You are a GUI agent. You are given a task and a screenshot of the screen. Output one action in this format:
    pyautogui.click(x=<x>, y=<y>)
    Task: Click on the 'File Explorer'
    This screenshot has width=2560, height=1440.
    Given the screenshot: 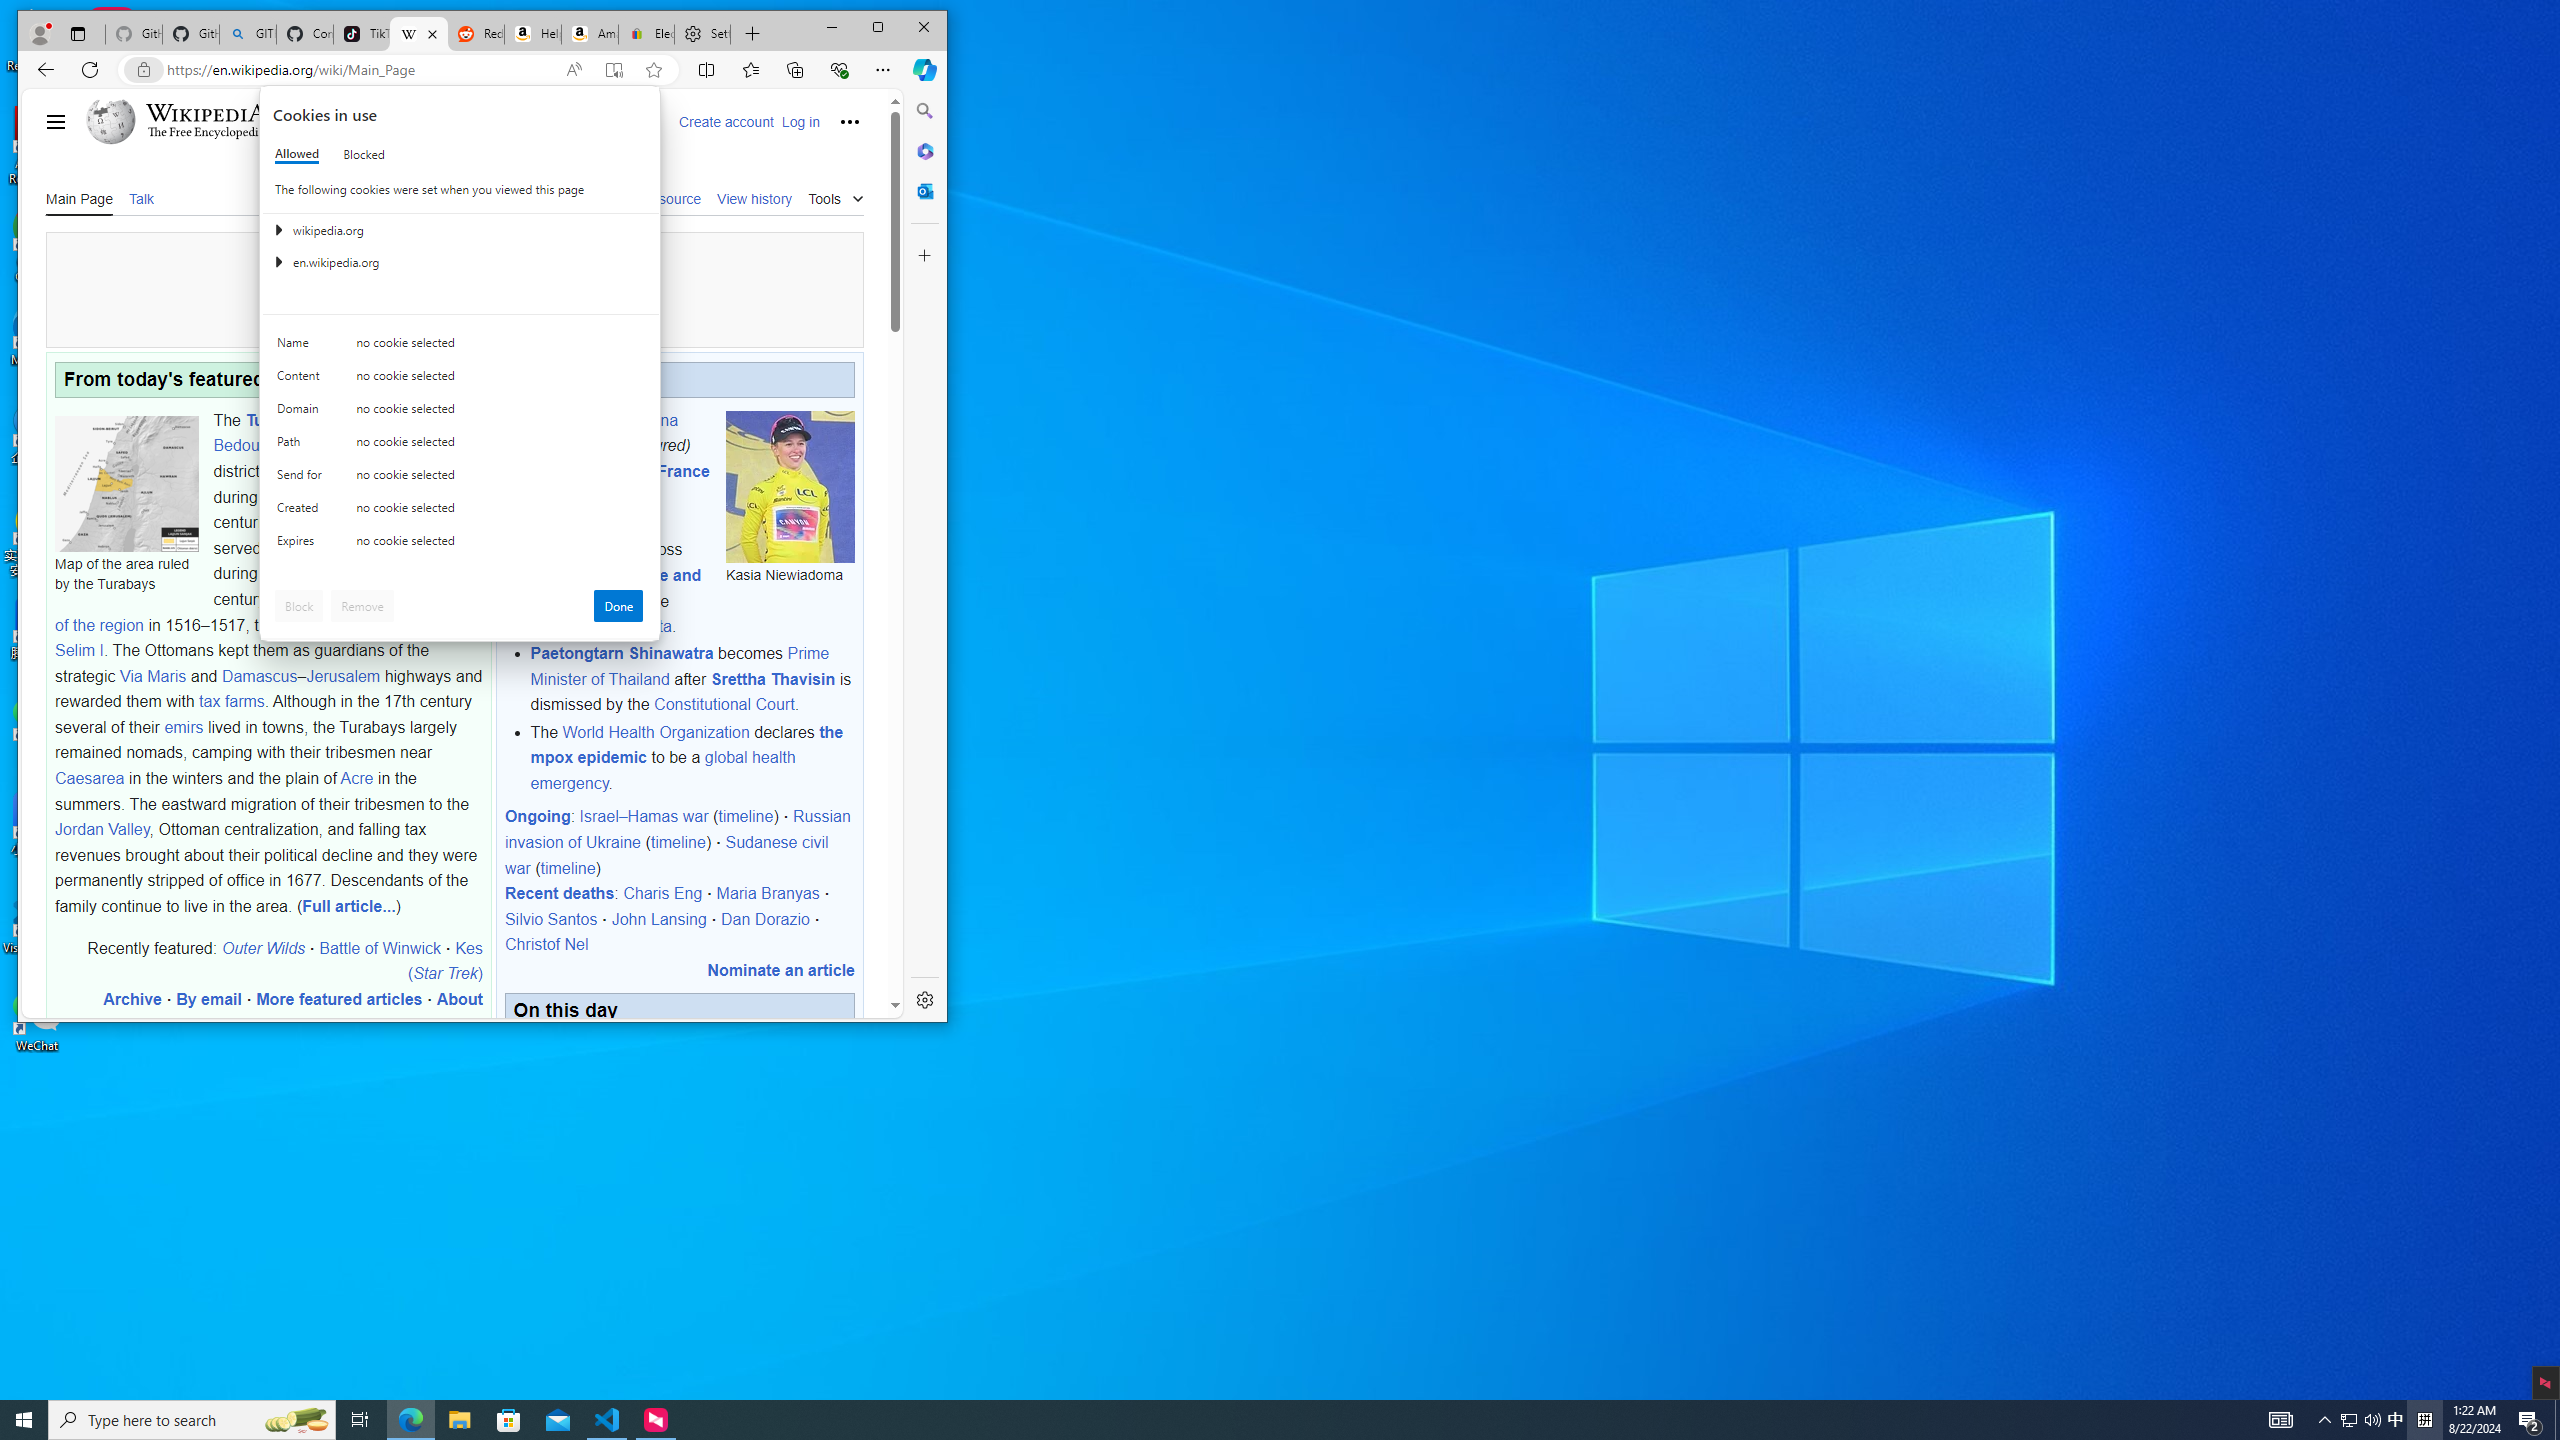 What is the action you would take?
    pyautogui.click(x=458, y=1418)
    